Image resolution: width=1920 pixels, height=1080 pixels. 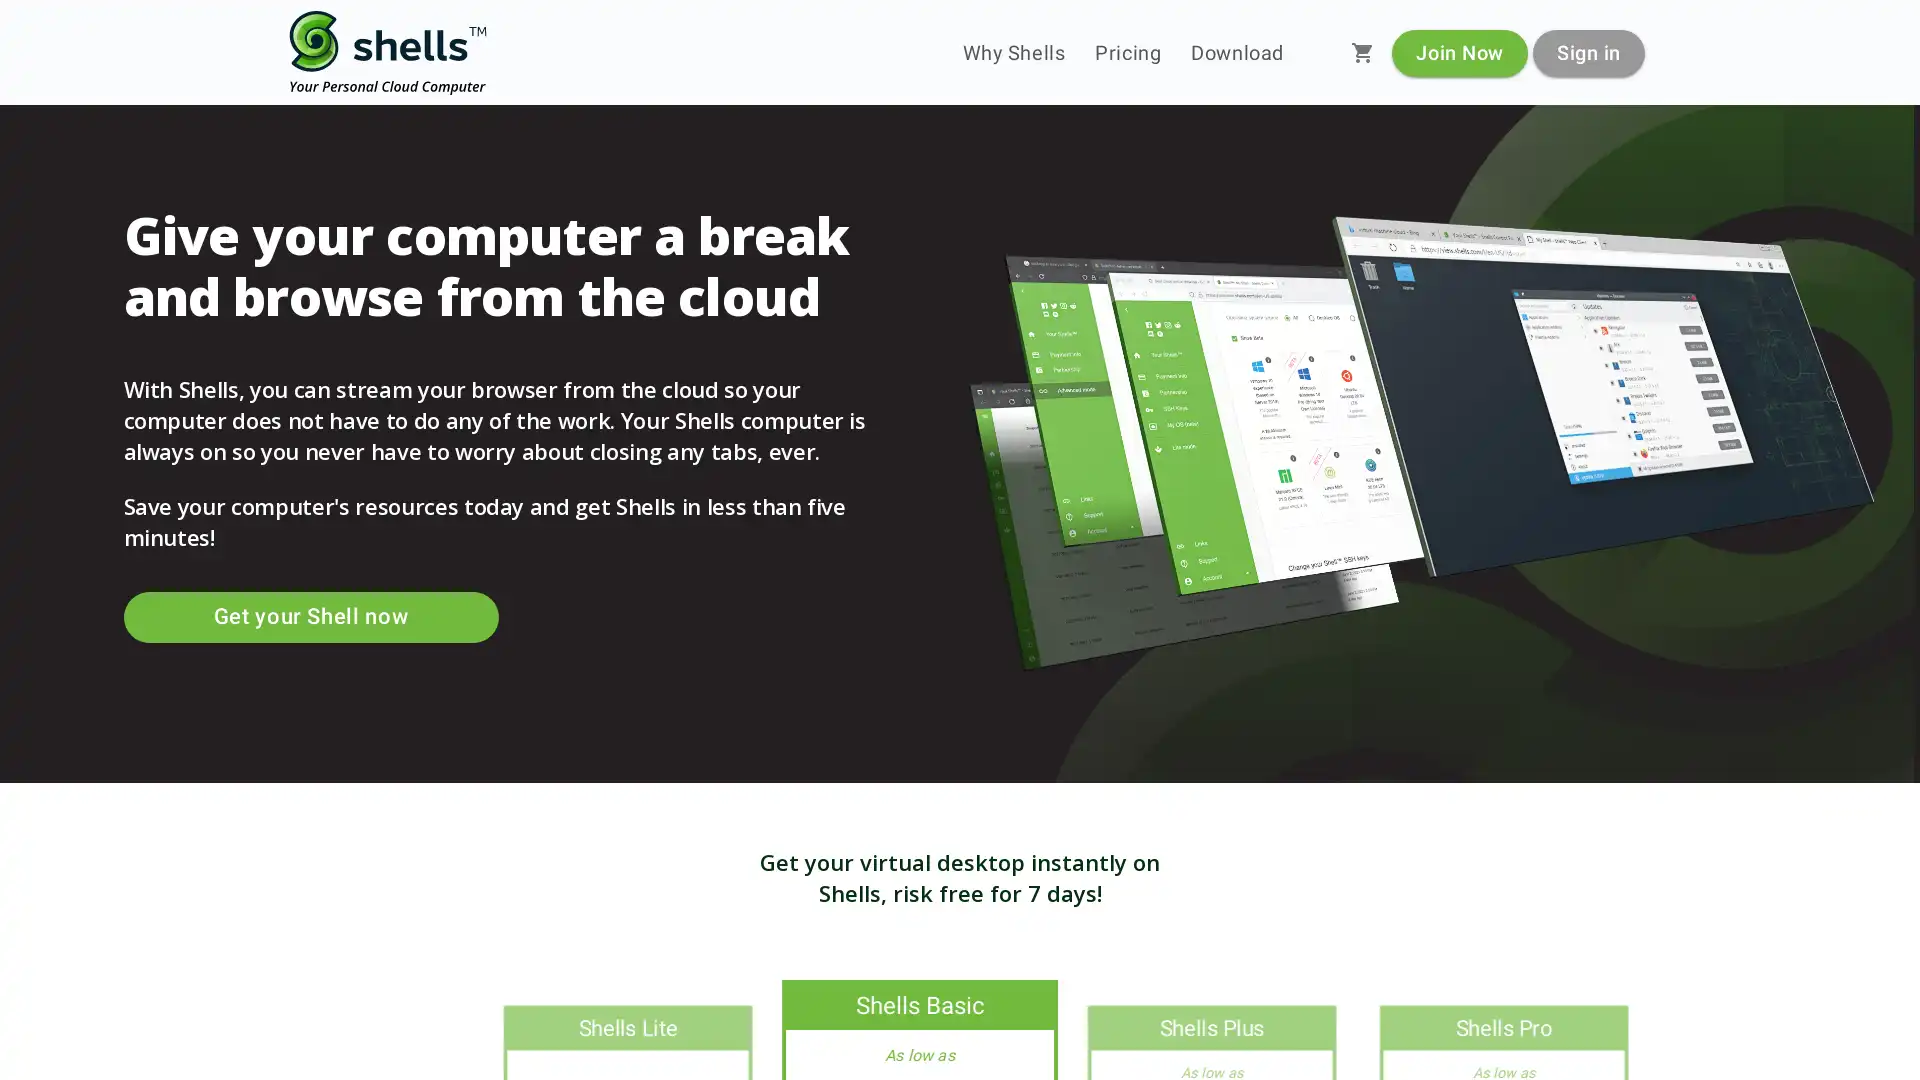 I want to click on Pricing, so click(x=1128, y=52).